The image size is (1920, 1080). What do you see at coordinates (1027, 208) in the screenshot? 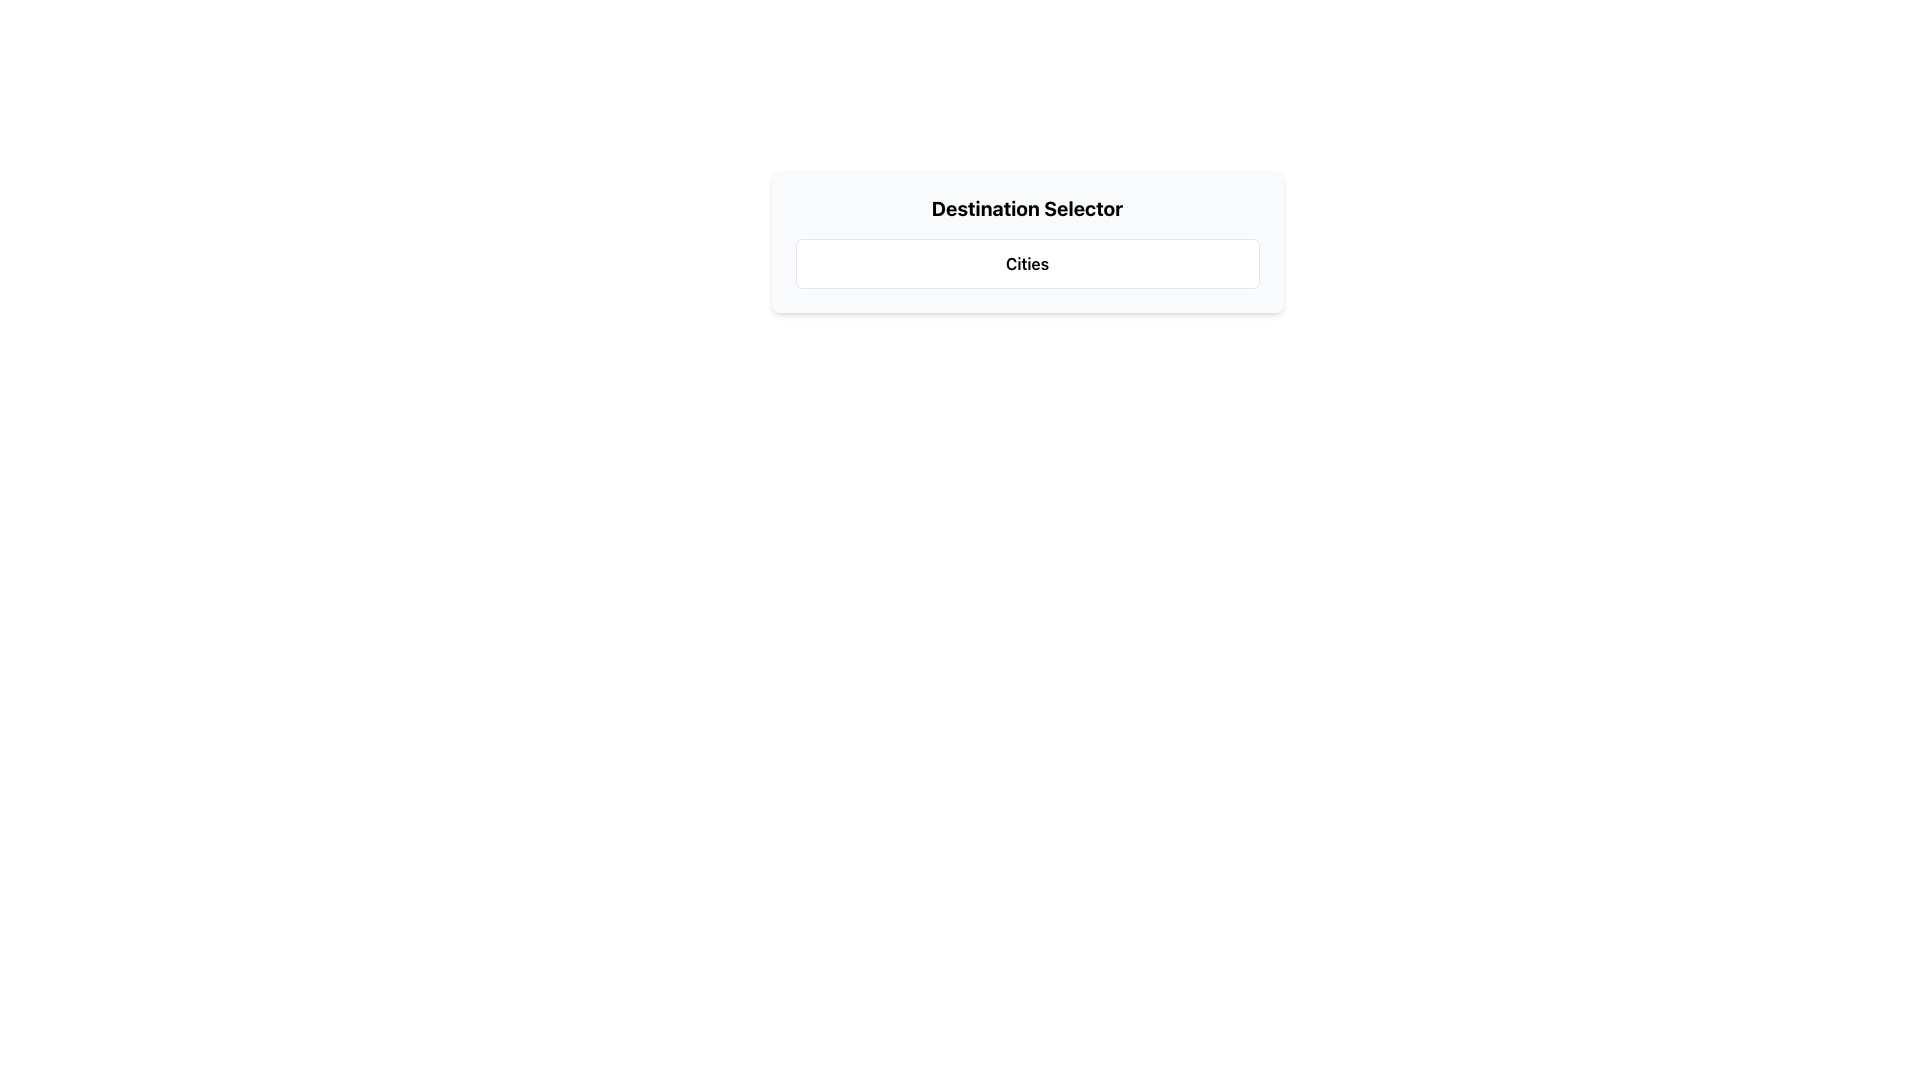
I see `the Text Label that serves as the title or heading at the top of the card, which indicates the main context or purpose of the card` at bounding box center [1027, 208].